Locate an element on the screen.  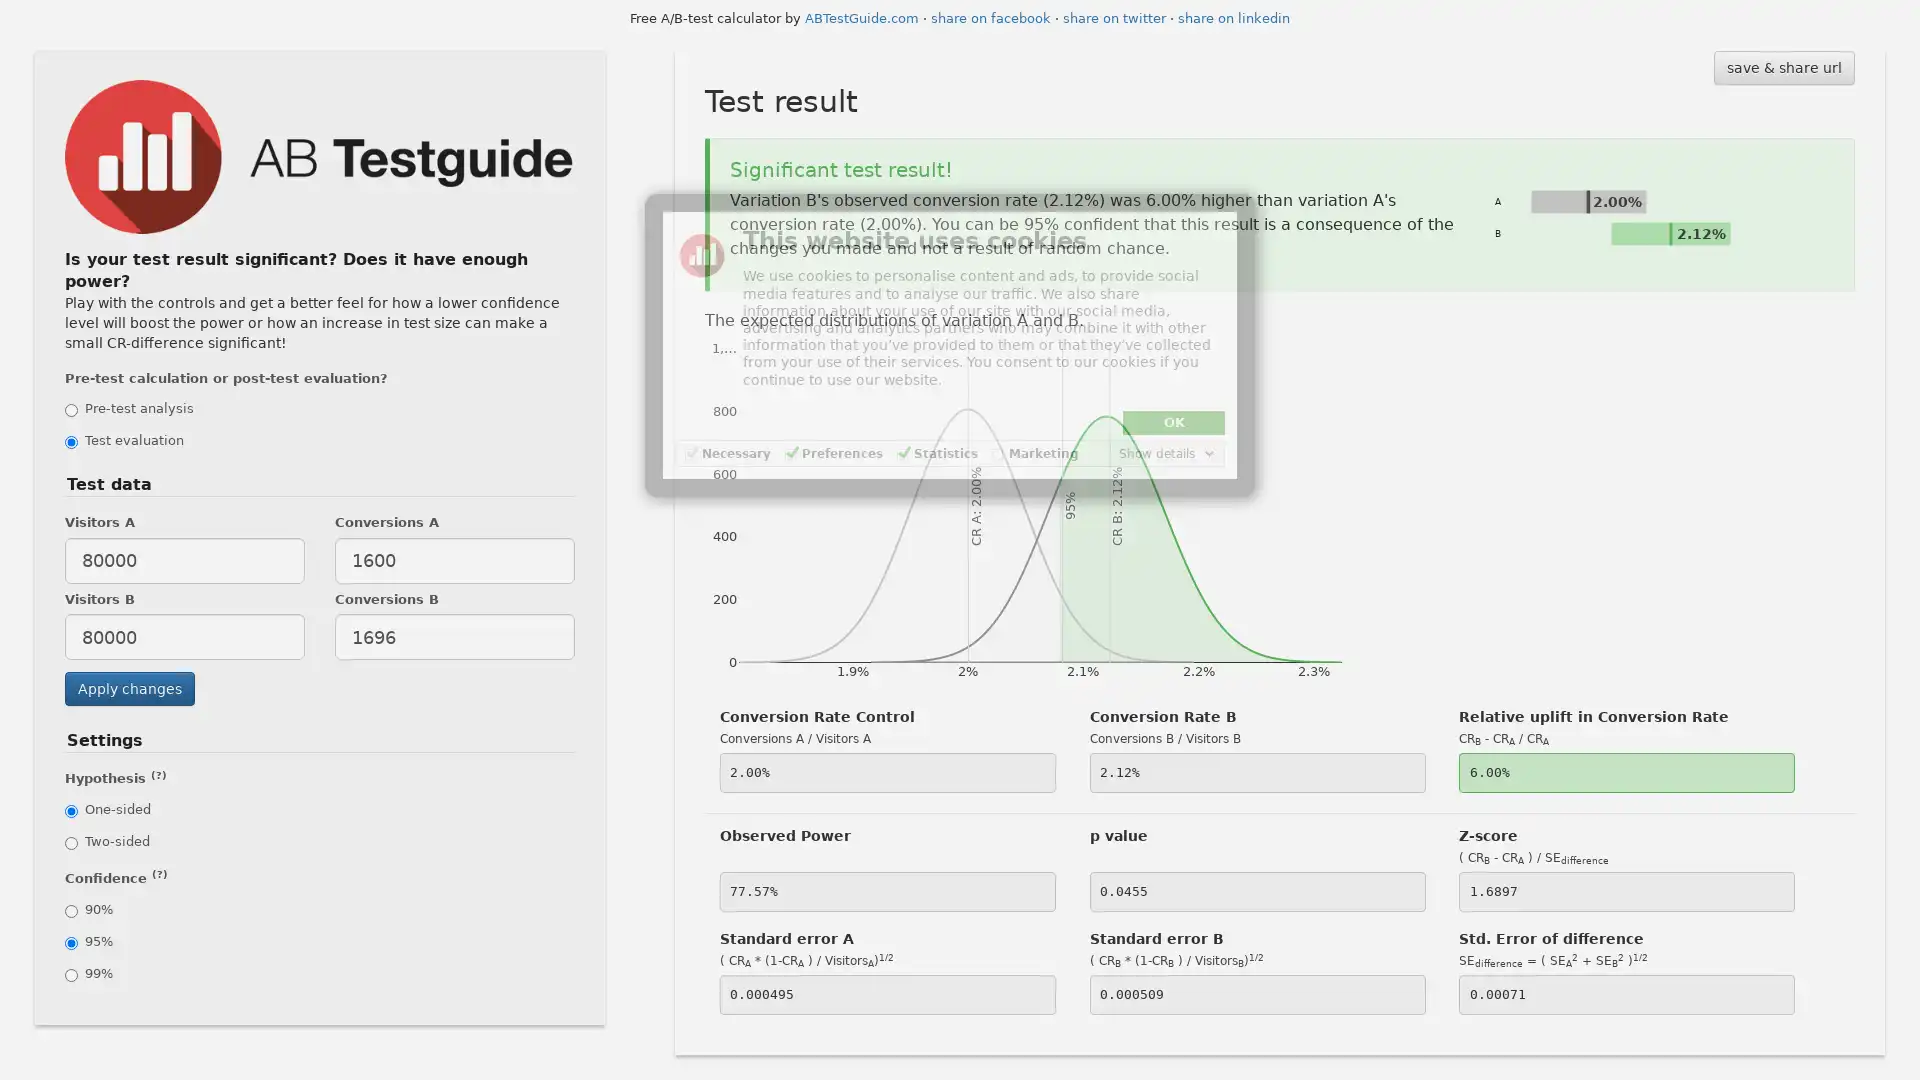
Apply changes is located at coordinates (128, 688).